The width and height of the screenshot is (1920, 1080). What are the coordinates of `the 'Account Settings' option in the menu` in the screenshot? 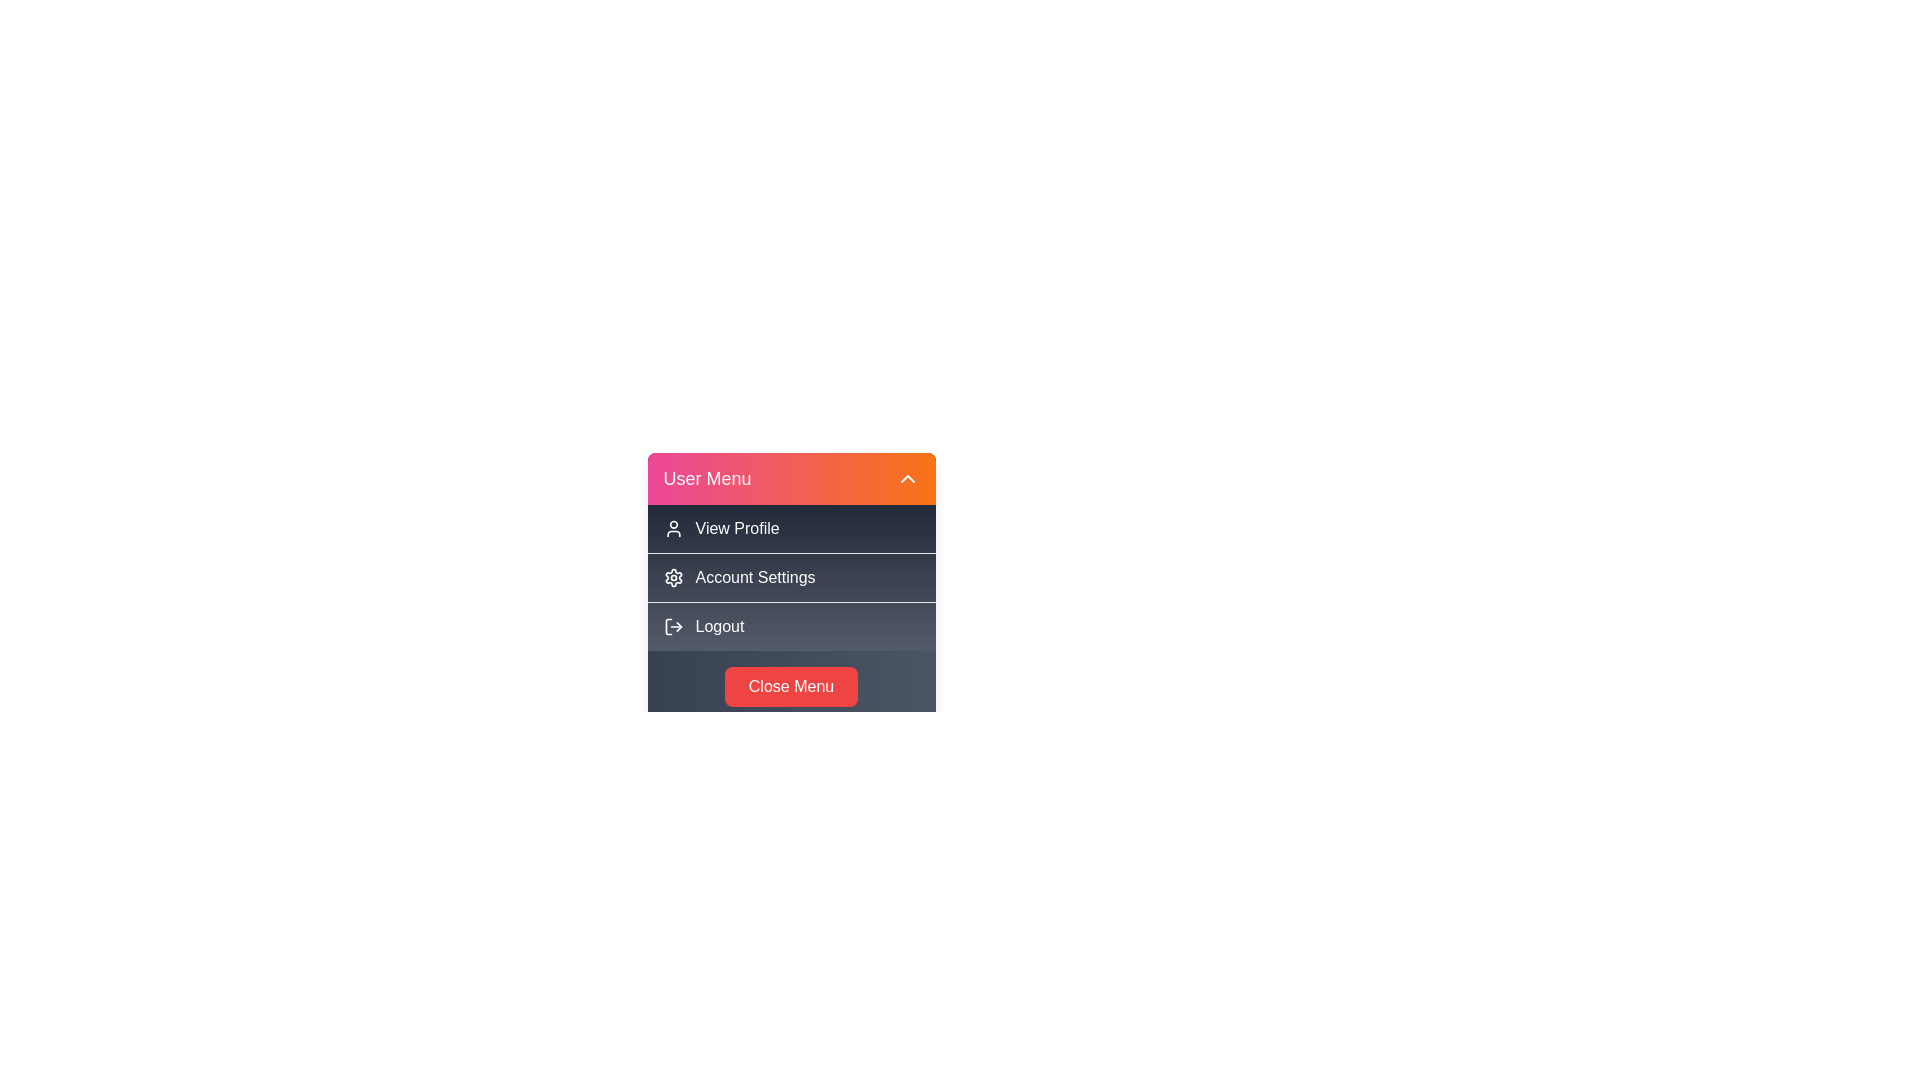 It's located at (790, 577).